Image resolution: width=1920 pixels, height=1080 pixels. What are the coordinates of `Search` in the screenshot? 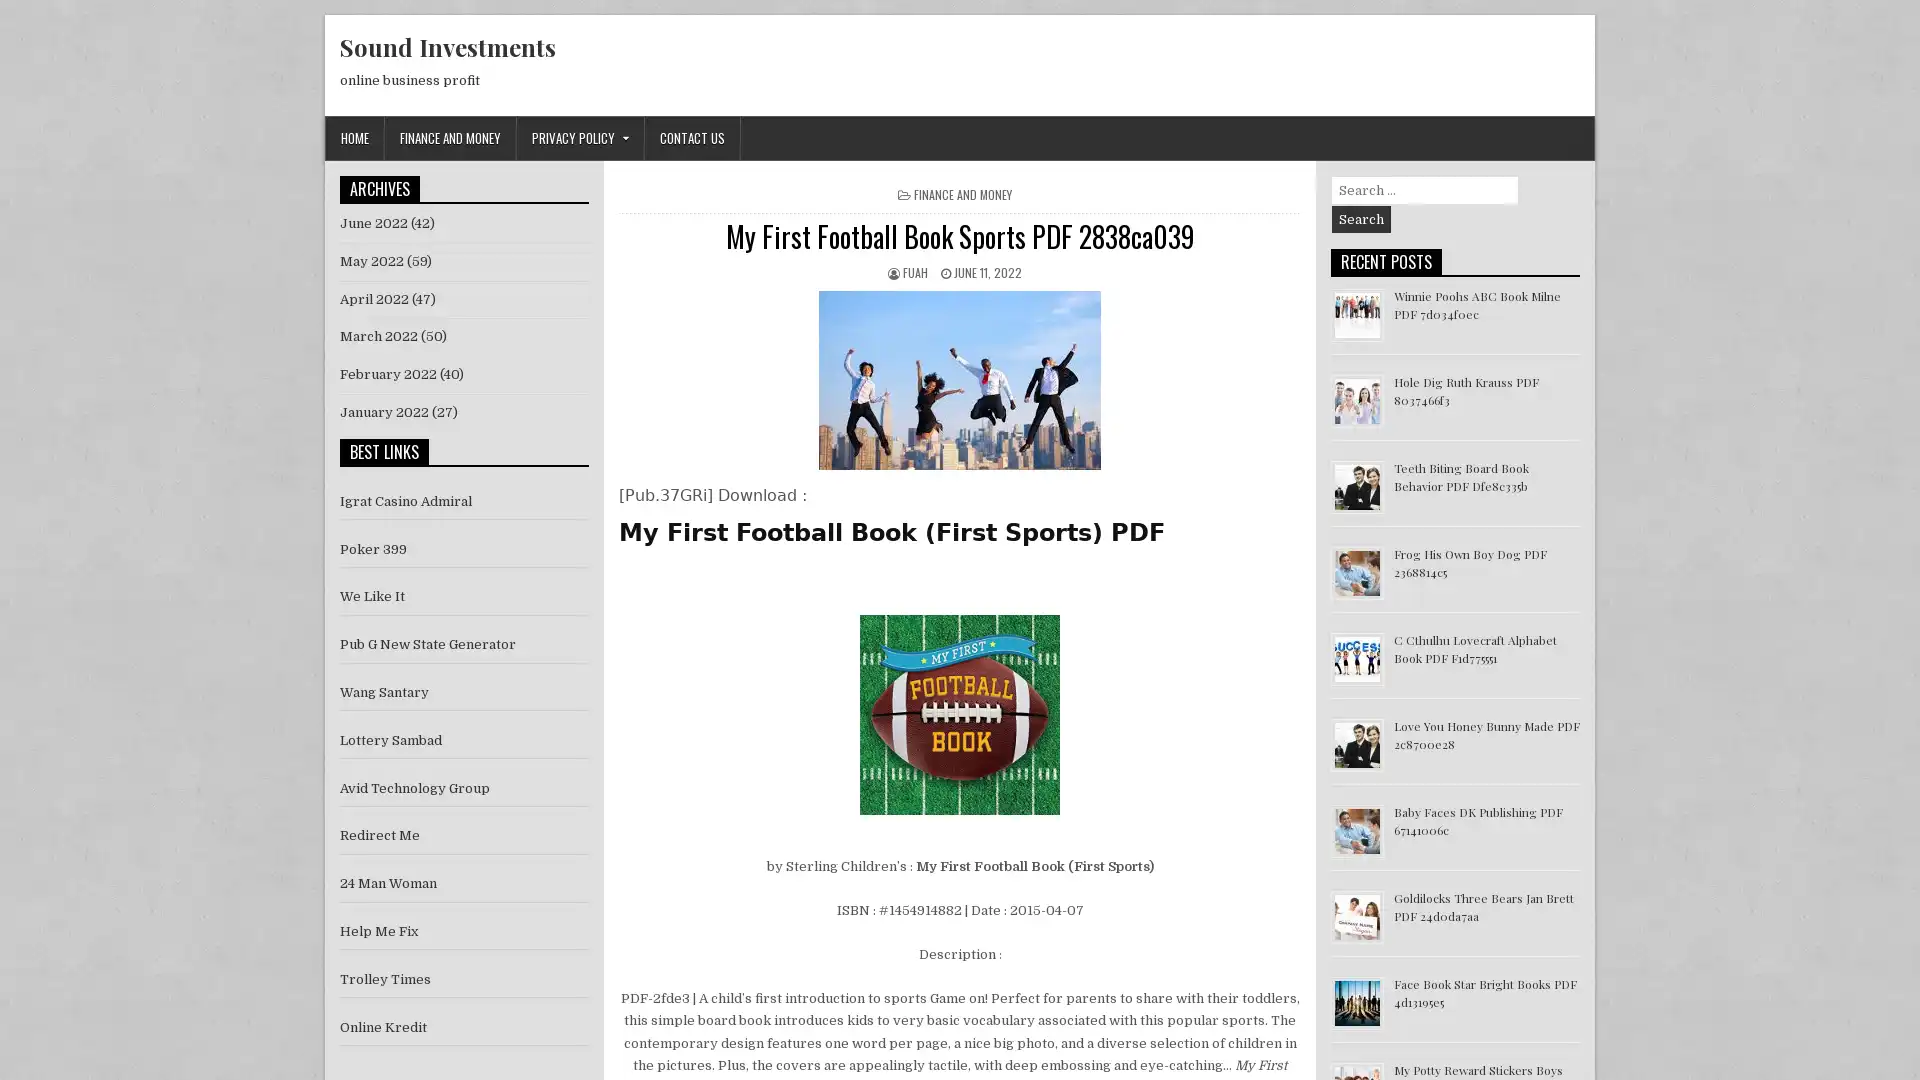 It's located at (1360, 219).